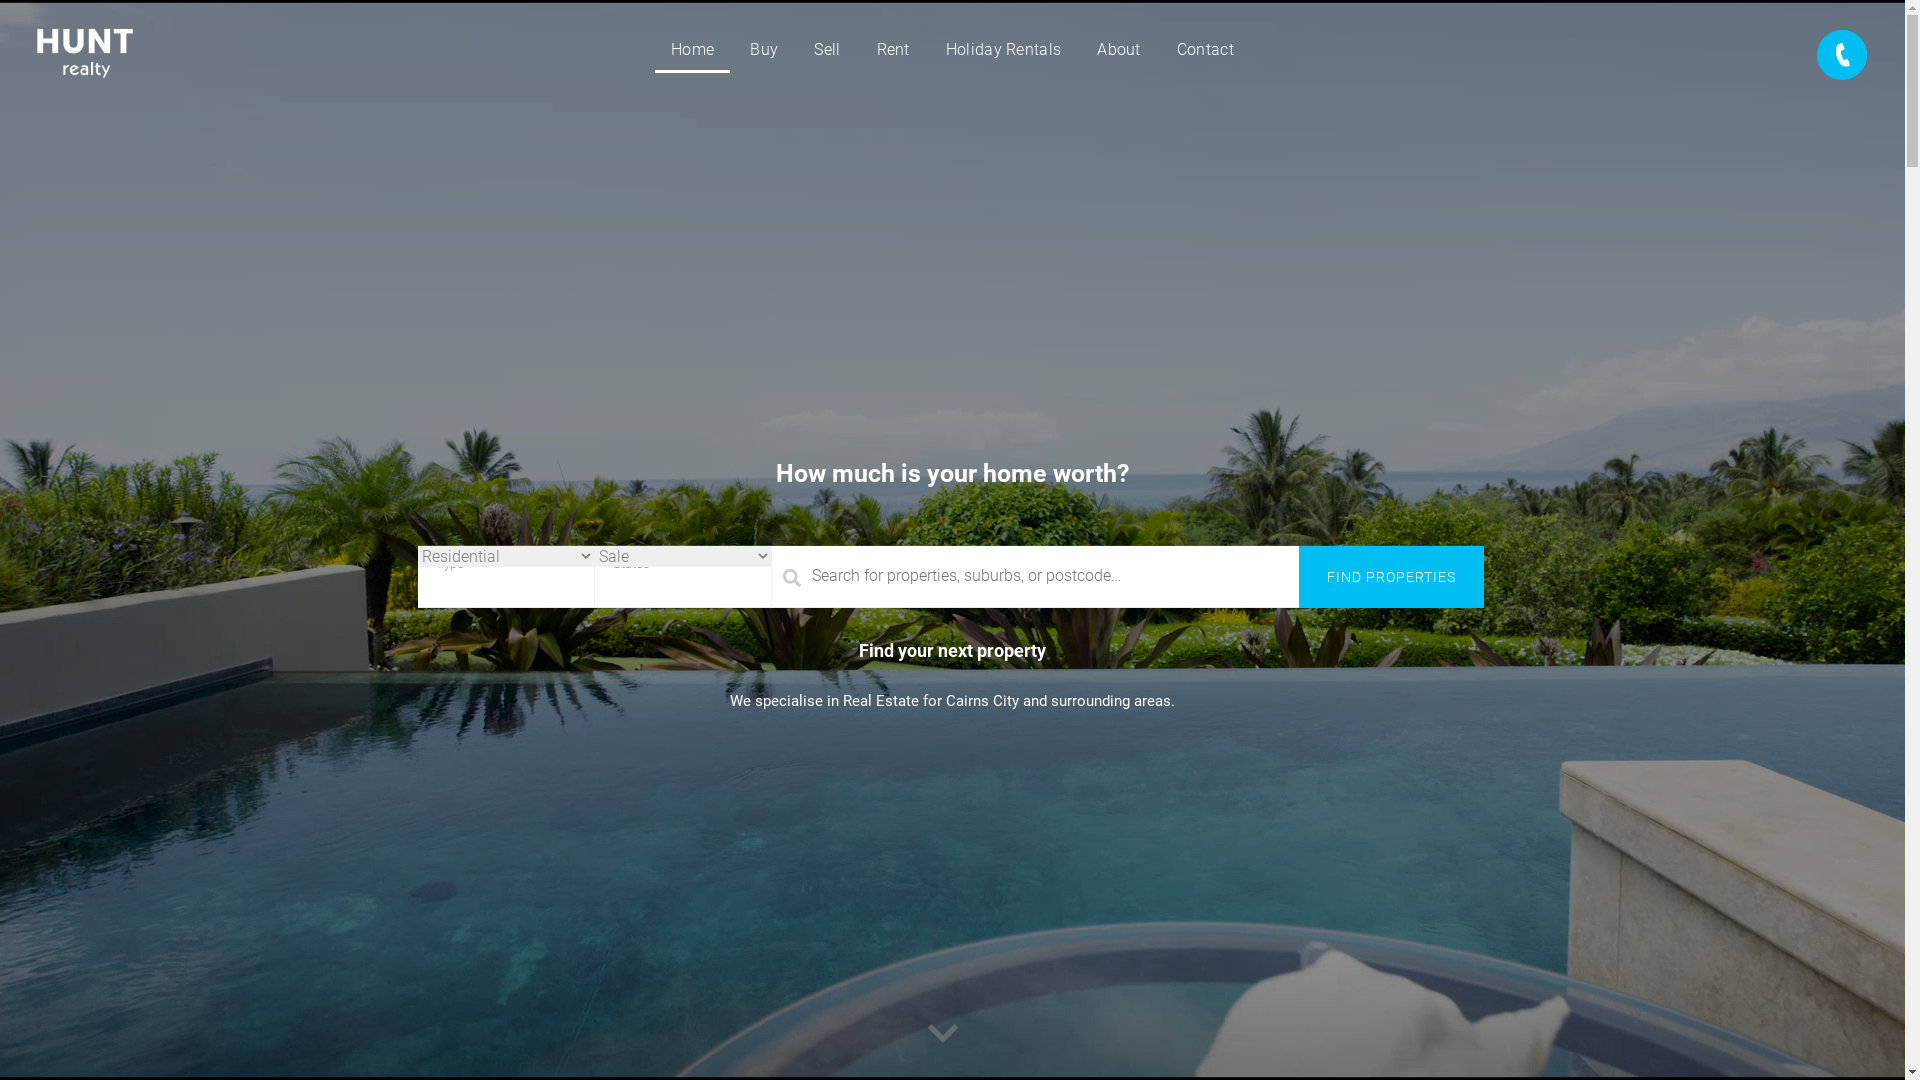 The width and height of the screenshot is (1920, 1080). What do you see at coordinates (1003, 49) in the screenshot?
I see `'Holiday Rentals'` at bounding box center [1003, 49].